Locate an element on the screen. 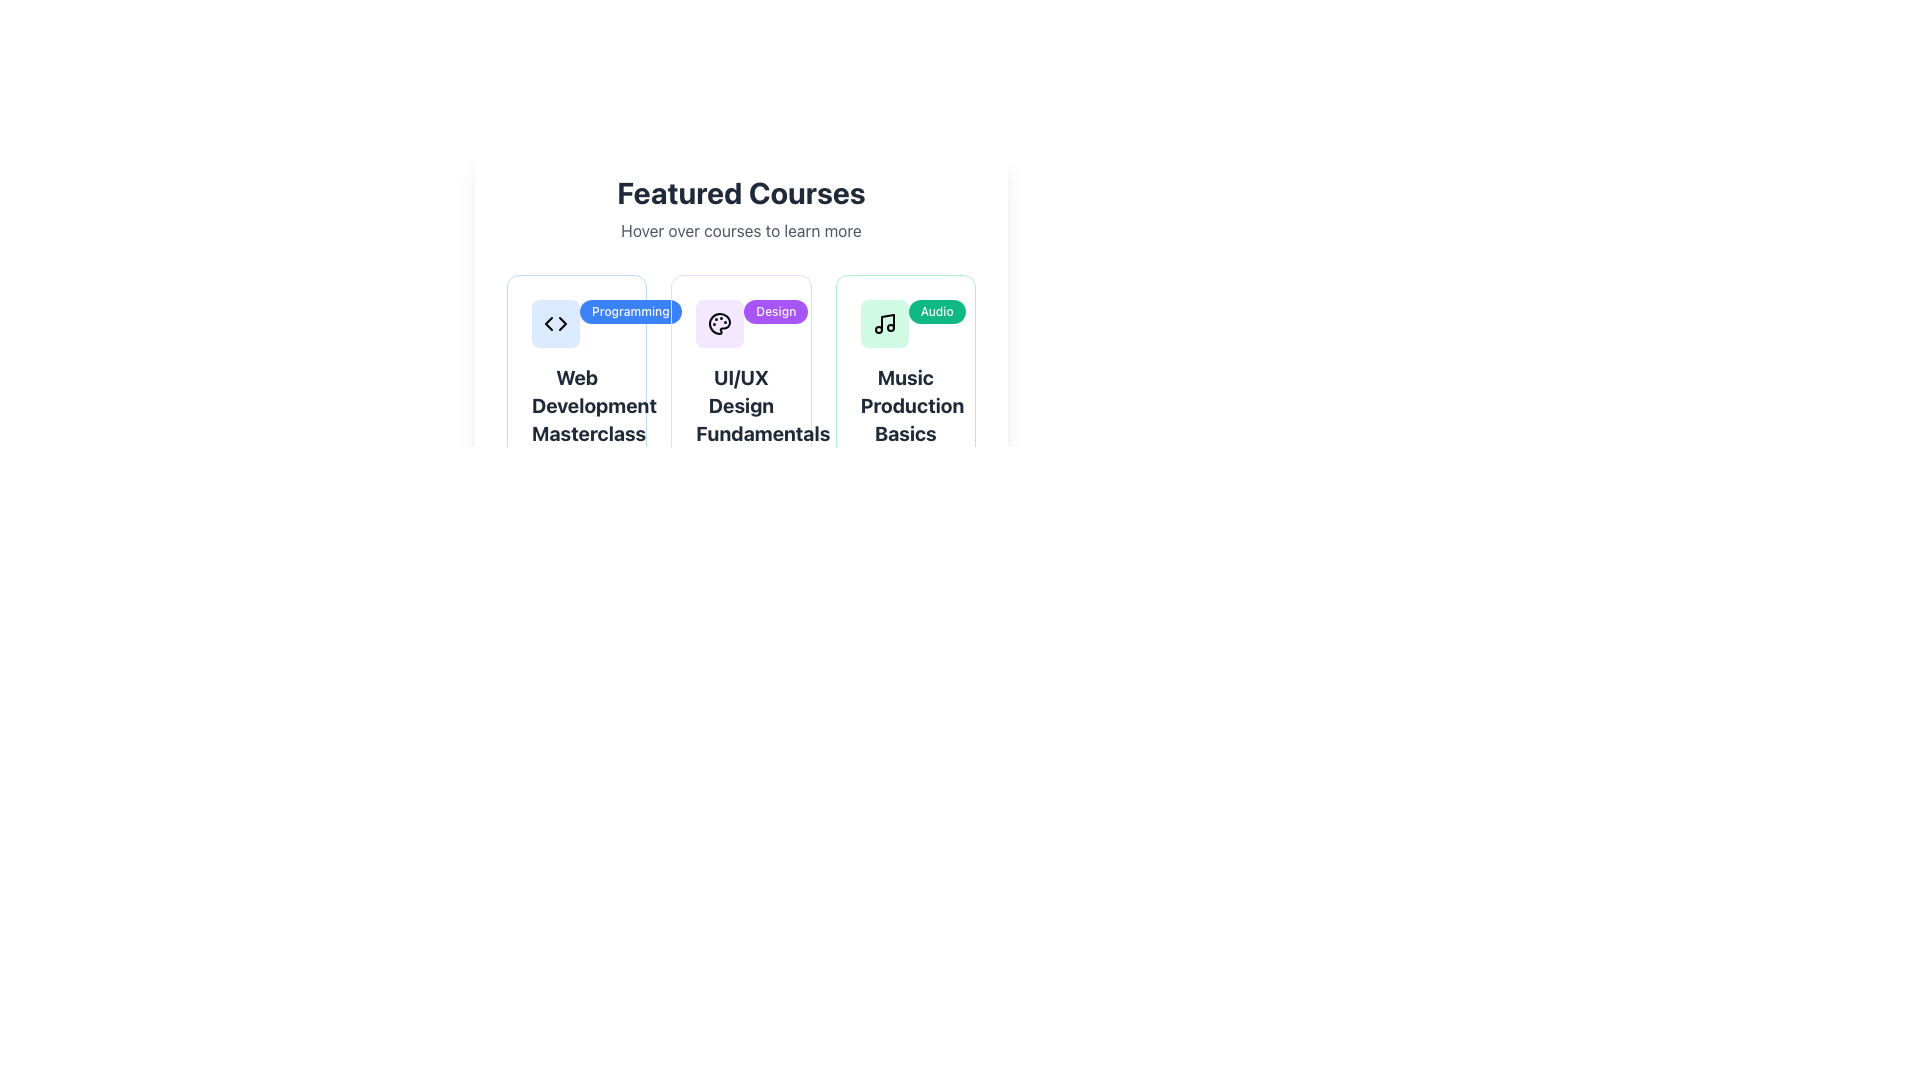 The image size is (1920, 1080). the music-related icon depicting a musical note within the 'Featured Courses' section, specifically in the 'Music Production Basics' box, to understand the context is located at coordinates (883, 323).